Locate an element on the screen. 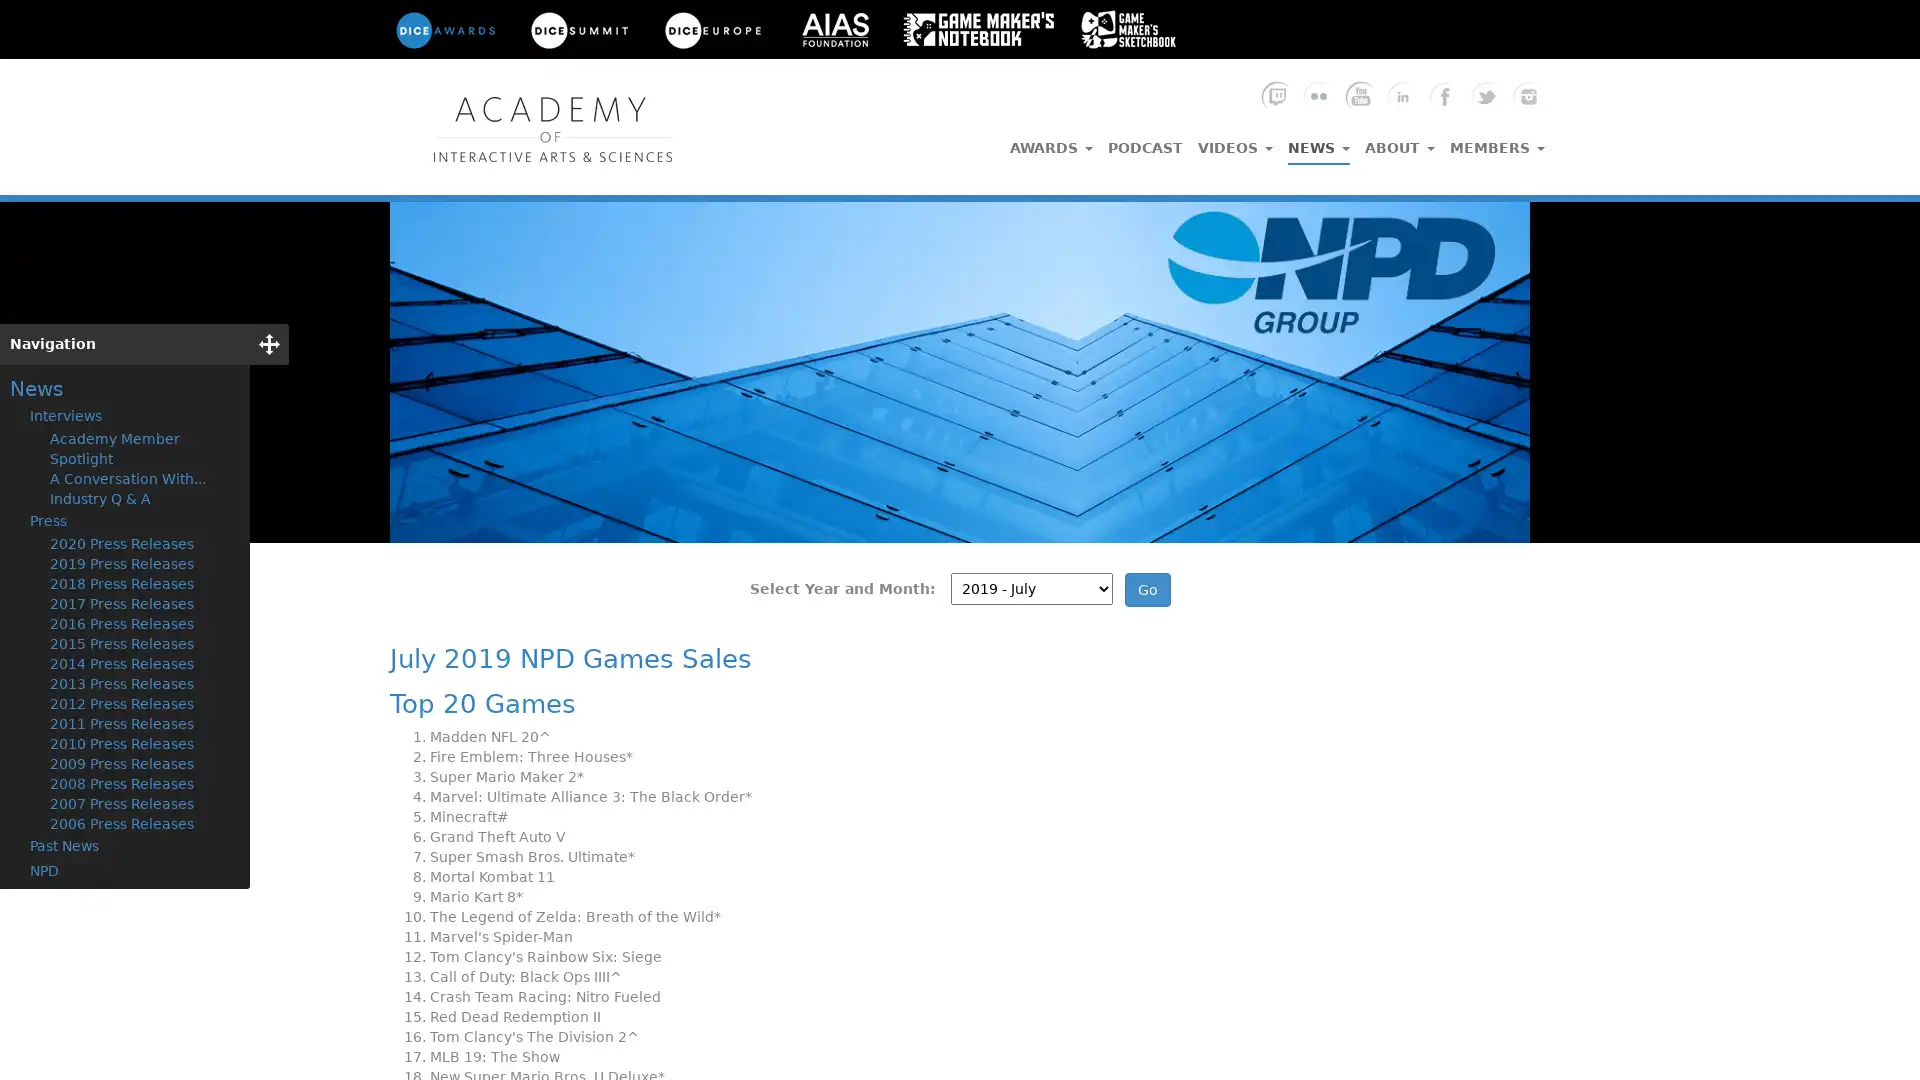  VIDEOS is located at coordinates (1234, 141).